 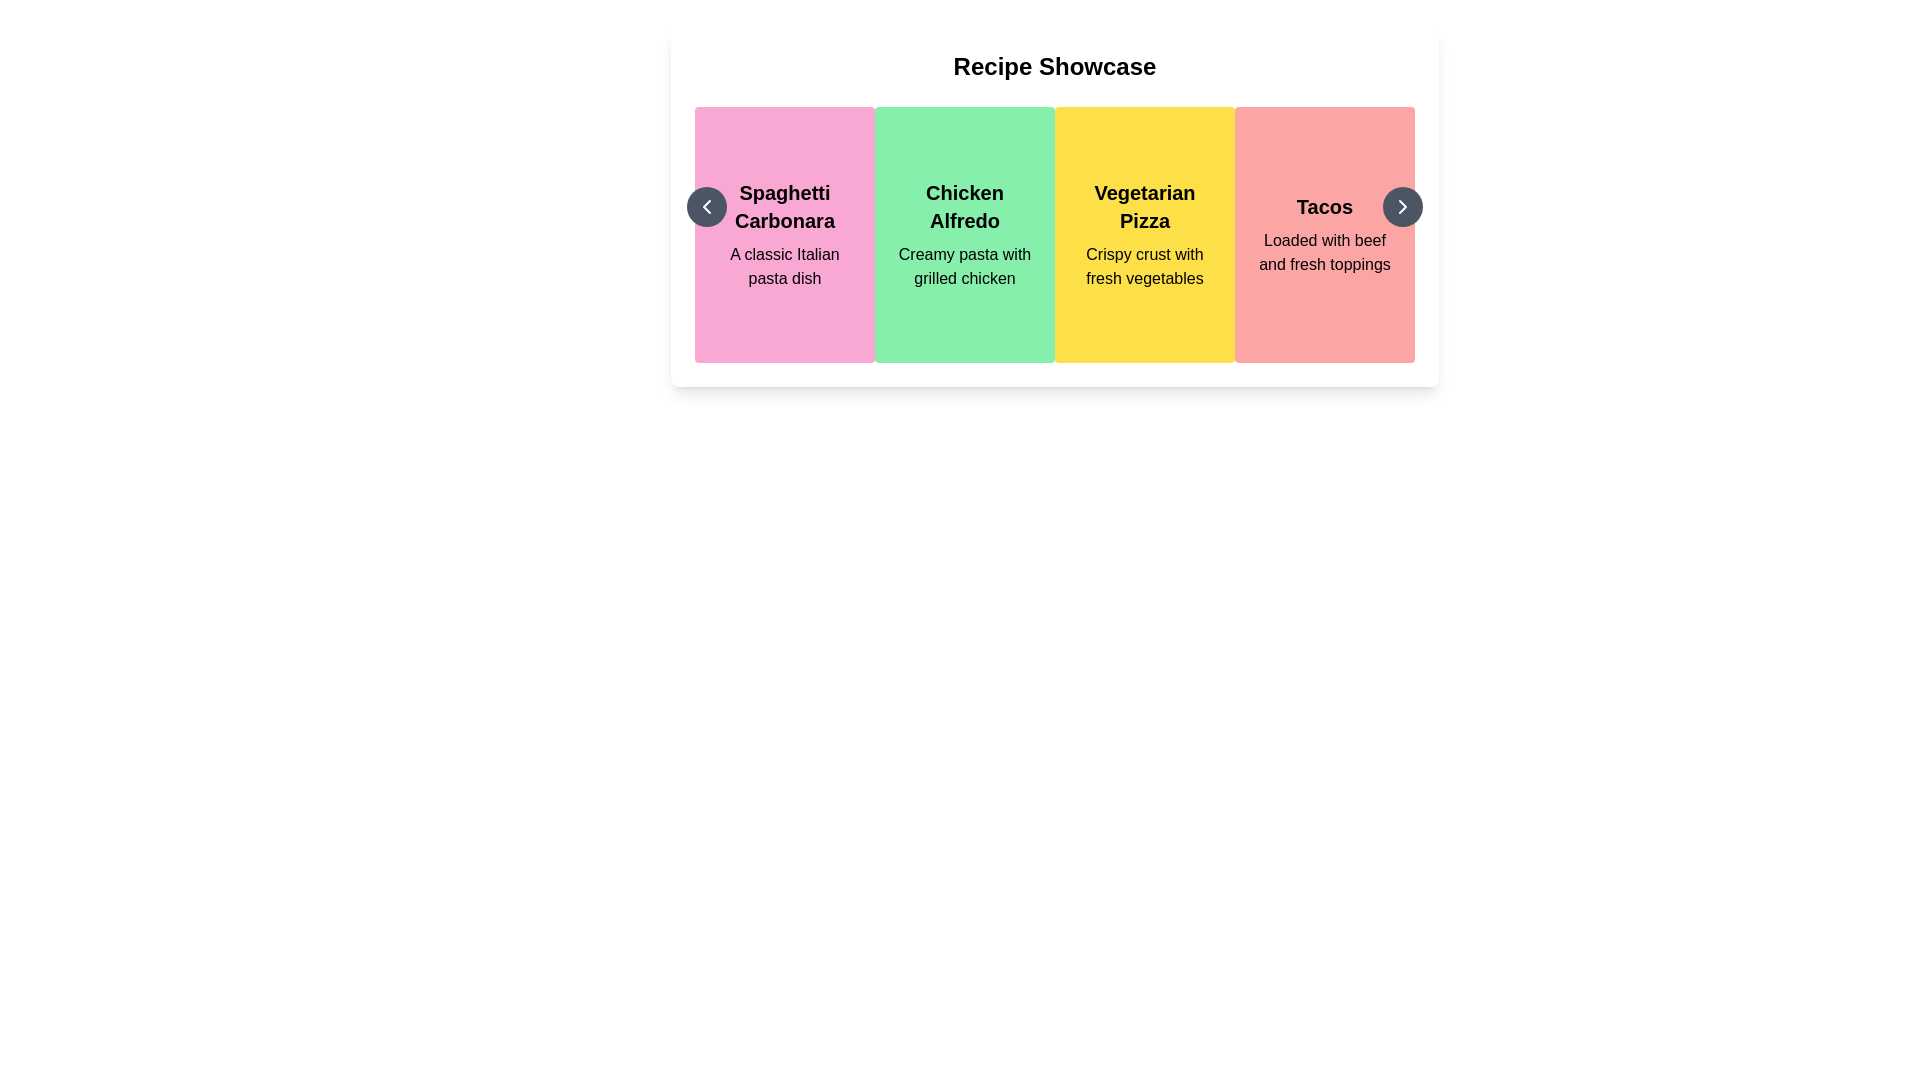 What do you see at coordinates (964, 207) in the screenshot?
I see `the 'Chicken Alfredo' text label` at bounding box center [964, 207].